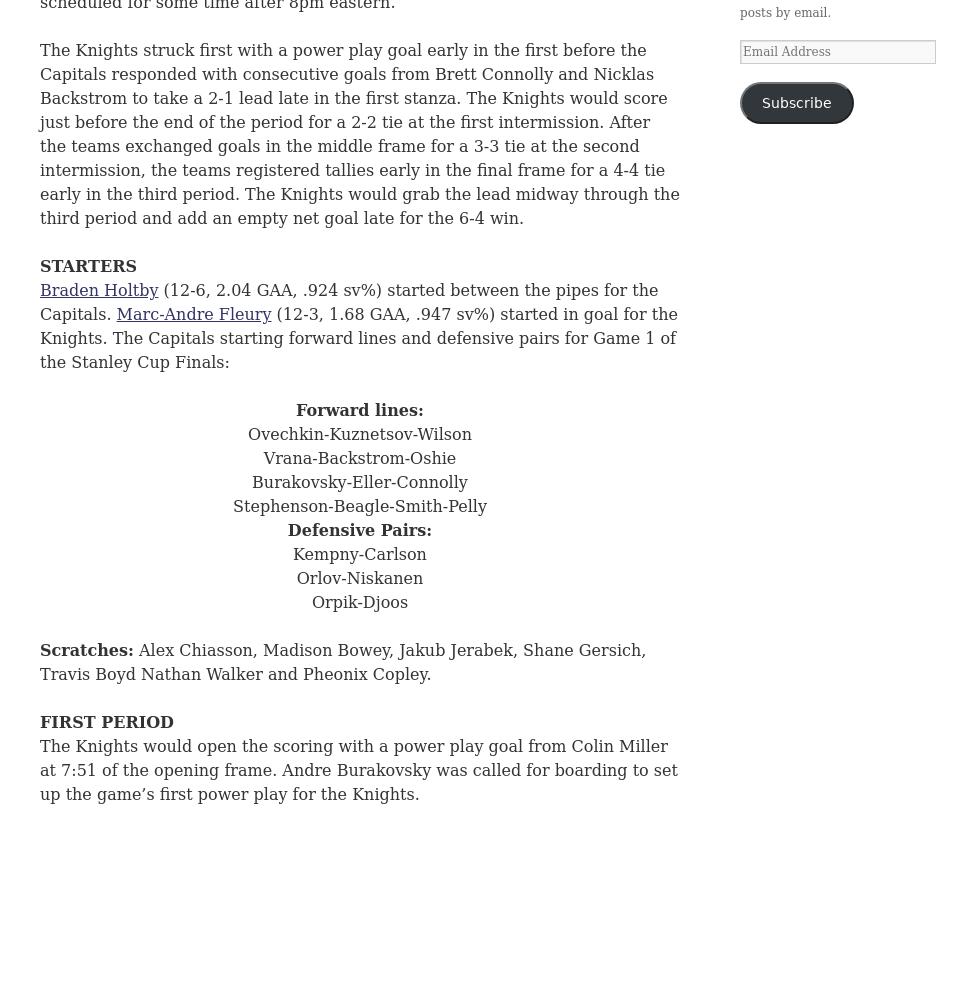 The width and height of the screenshot is (980, 992). Describe the element at coordinates (795, 101) in the screenshot. I see `'Subscribe'` at that location.